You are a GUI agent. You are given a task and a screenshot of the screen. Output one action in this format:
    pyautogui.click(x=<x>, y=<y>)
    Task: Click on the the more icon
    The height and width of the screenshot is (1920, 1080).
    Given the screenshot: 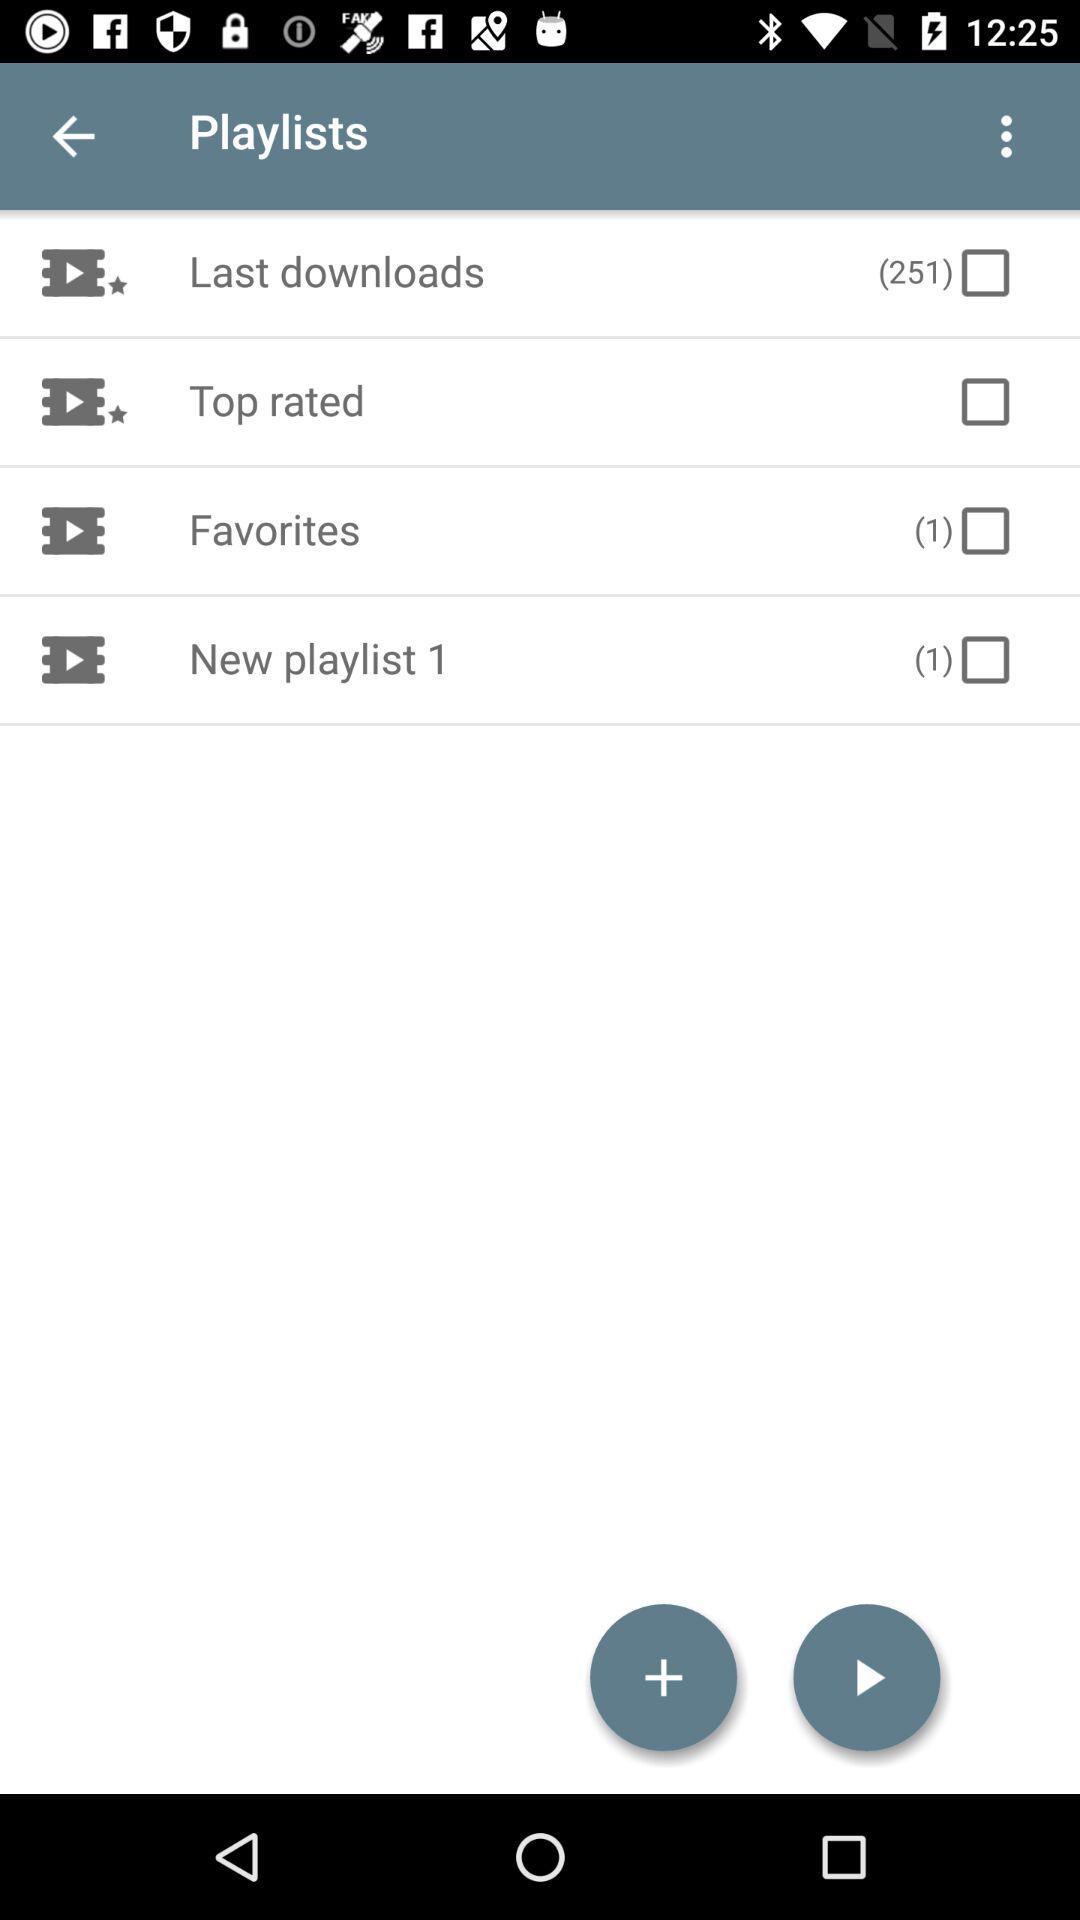 What is the action you would take?
    pyautogui.click(x=1006, y=135)
    